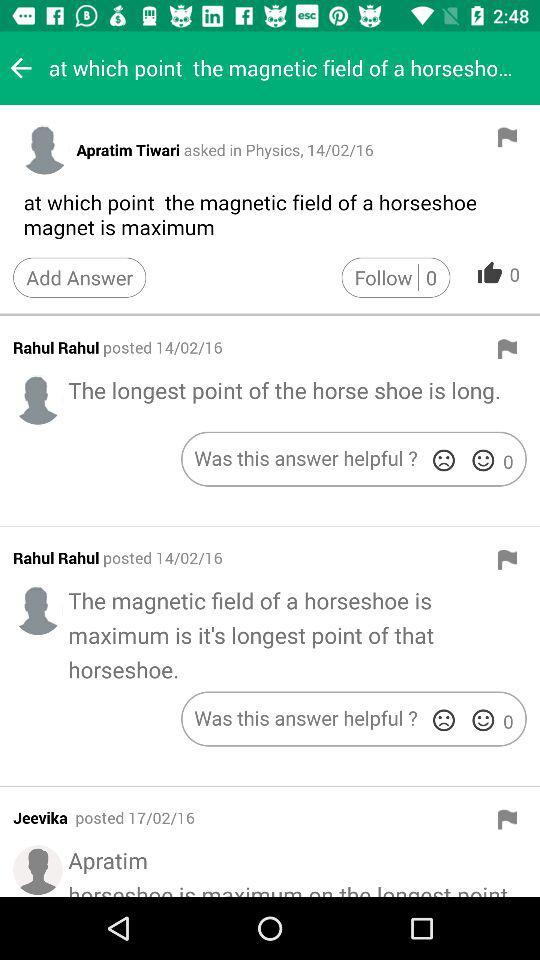  Describe the element at coordinates (507, 349) in the screenshot. I see `flag post` at that location.